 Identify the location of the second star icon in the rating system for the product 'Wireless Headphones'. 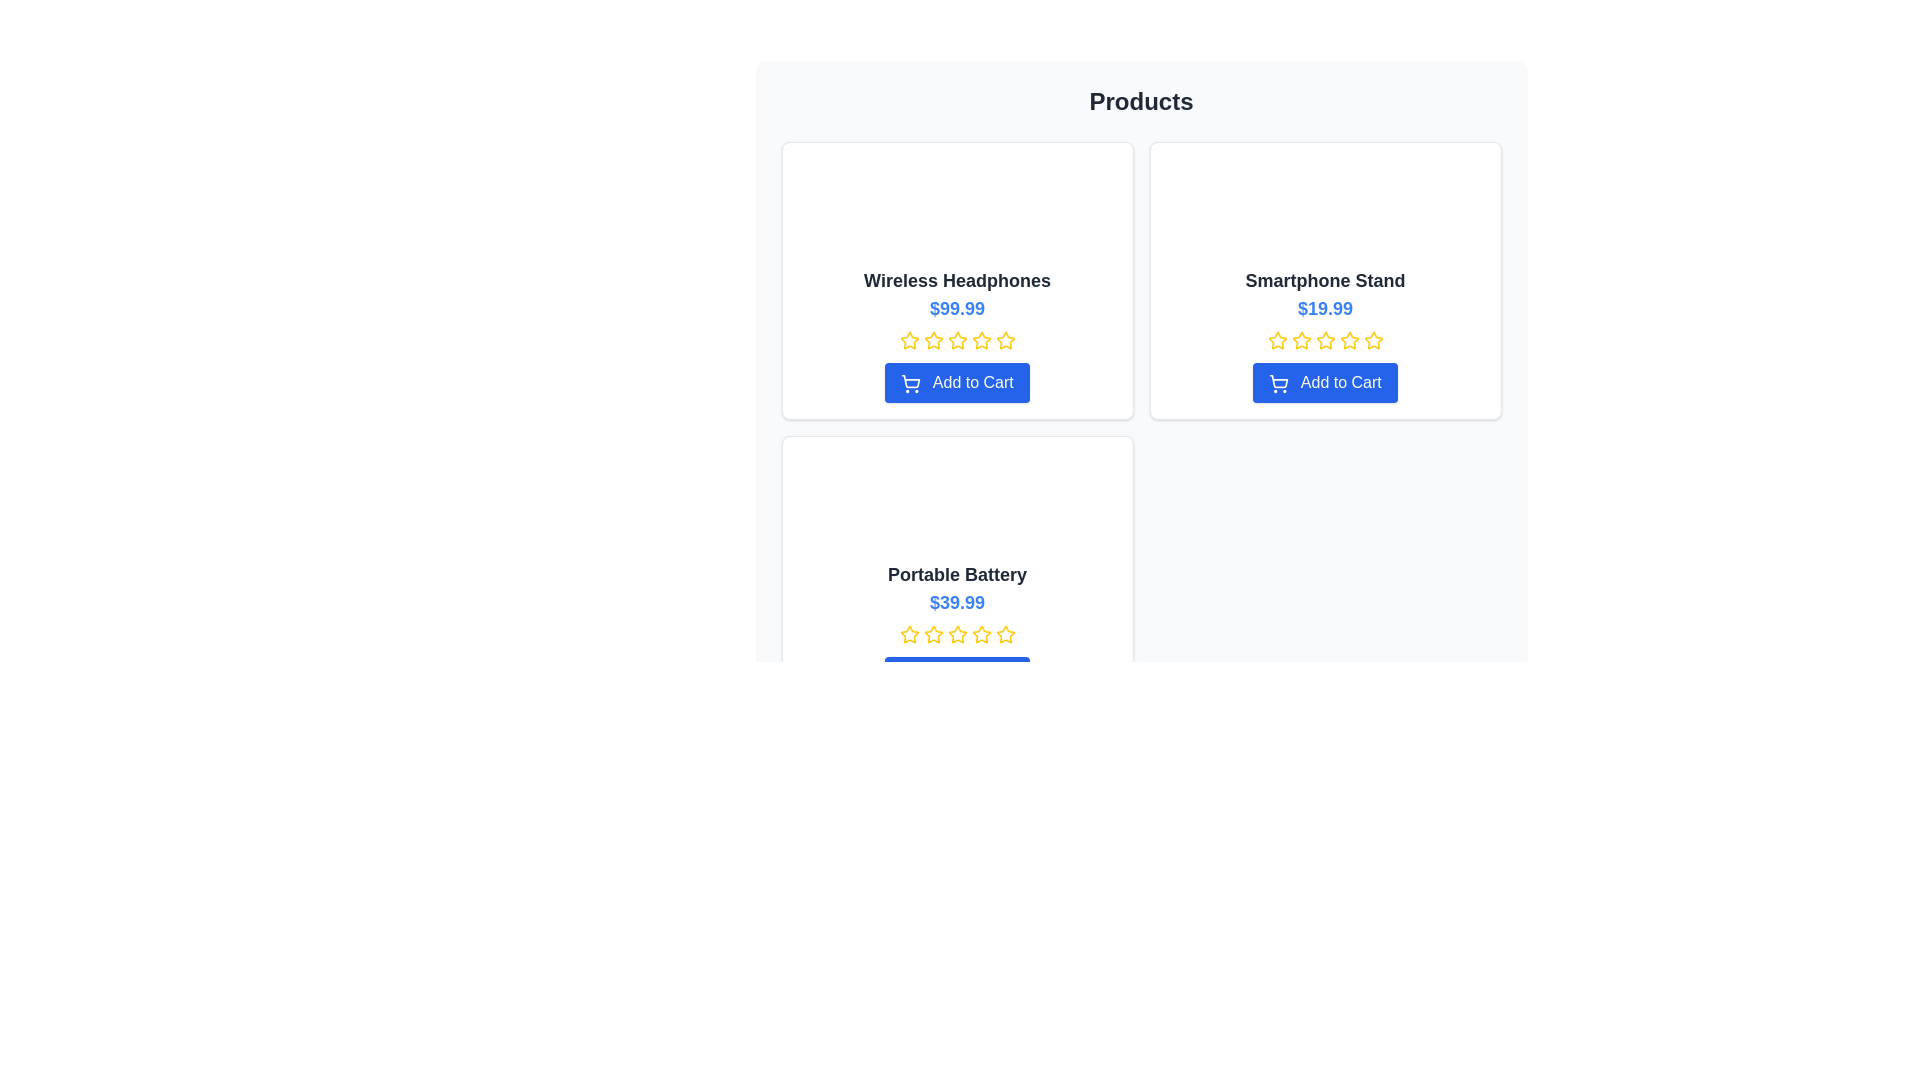
(932, 339).